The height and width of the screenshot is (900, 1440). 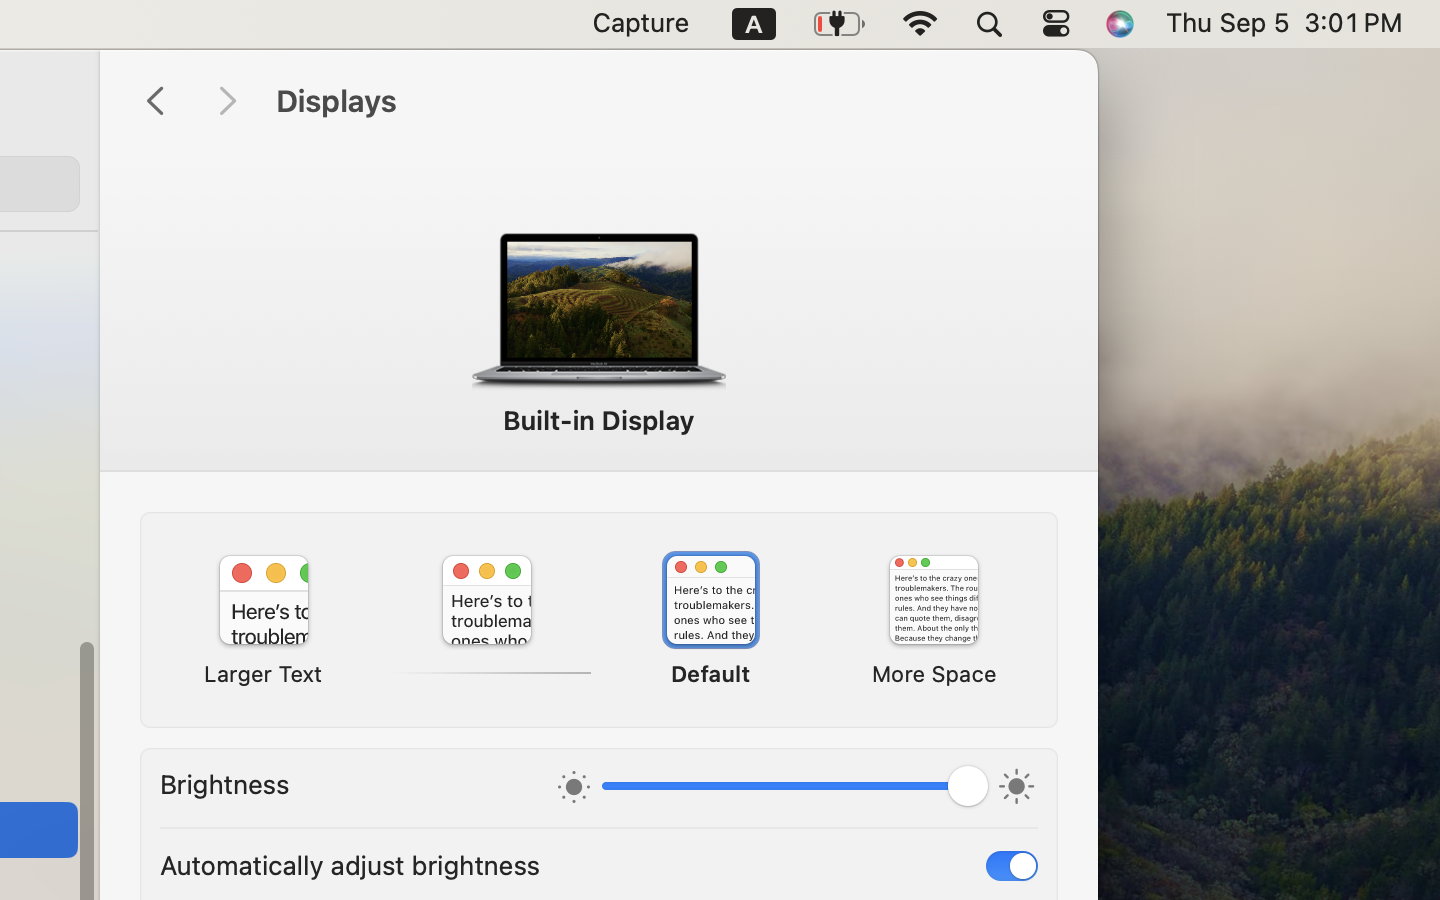 I want to click on 'Automatically adjust brightness', so click(x=350, y=864).